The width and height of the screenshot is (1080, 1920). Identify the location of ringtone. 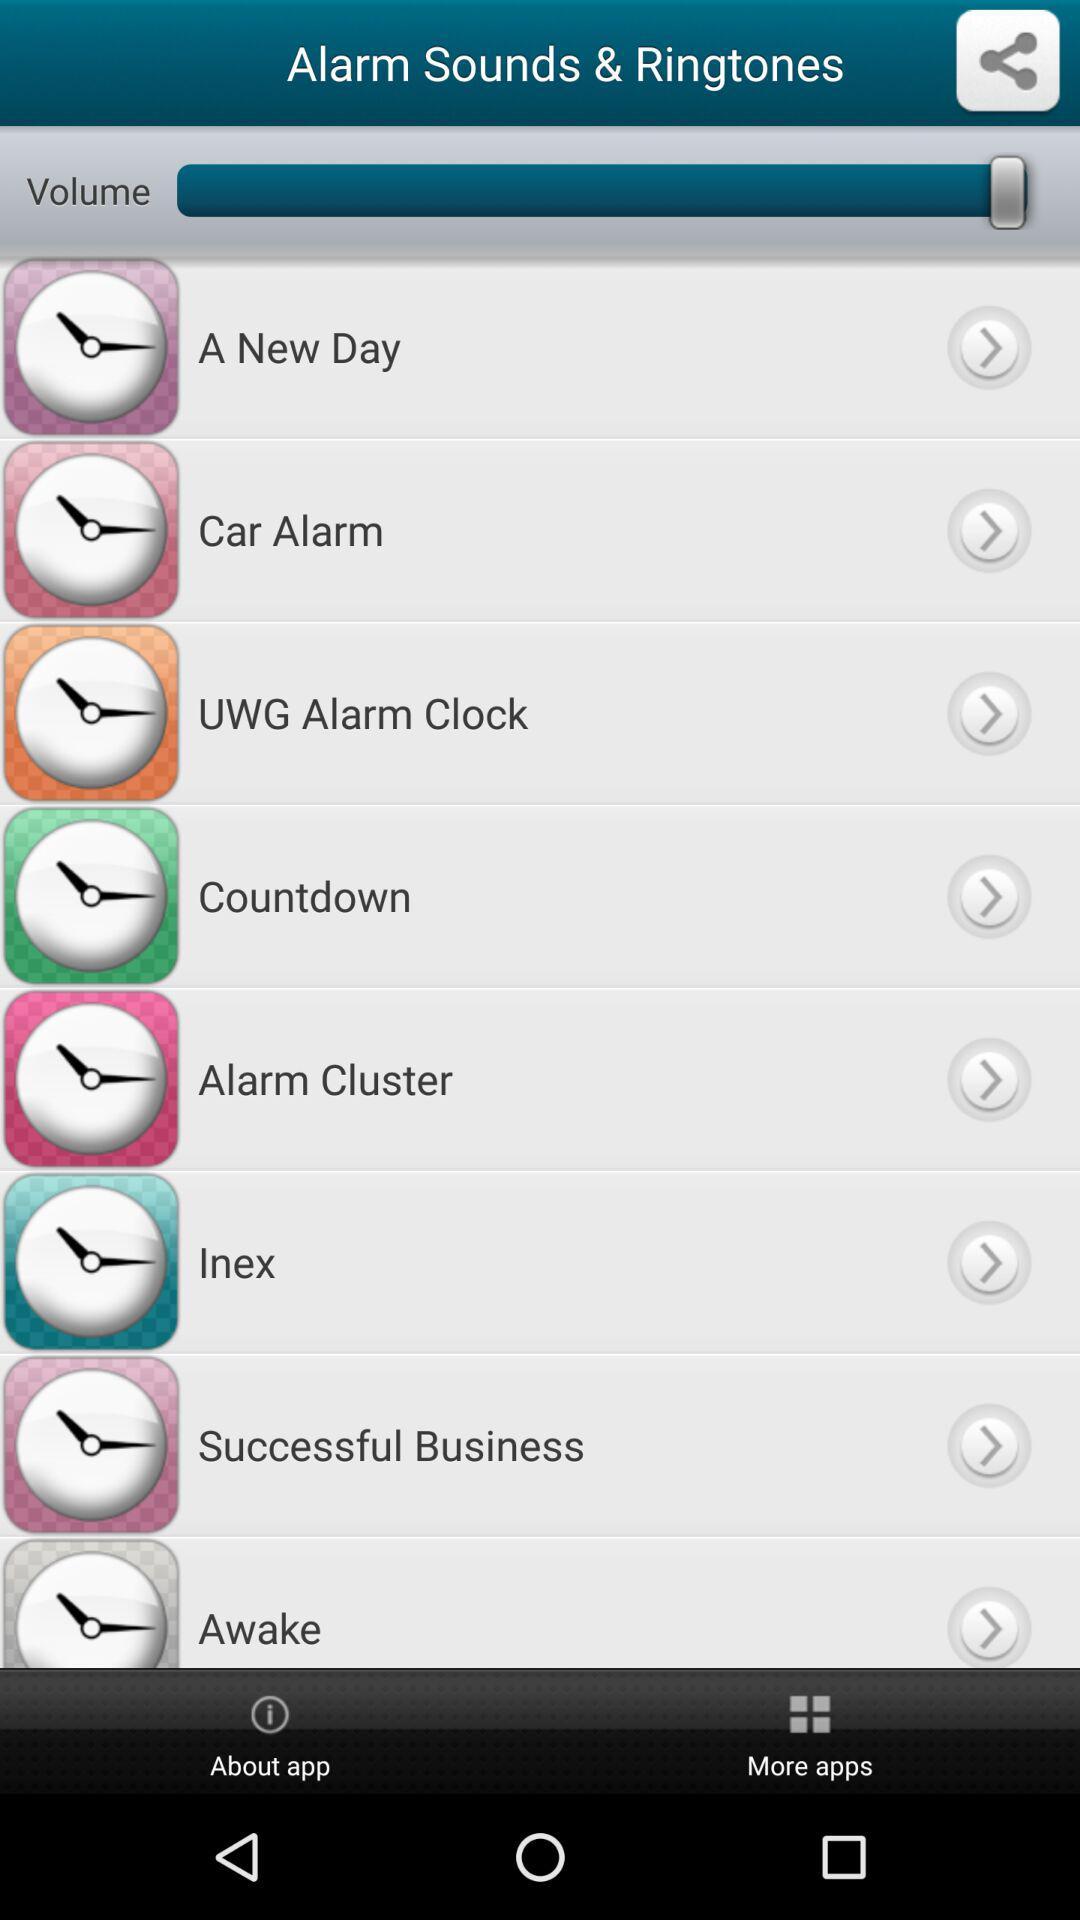
(987, 1260).